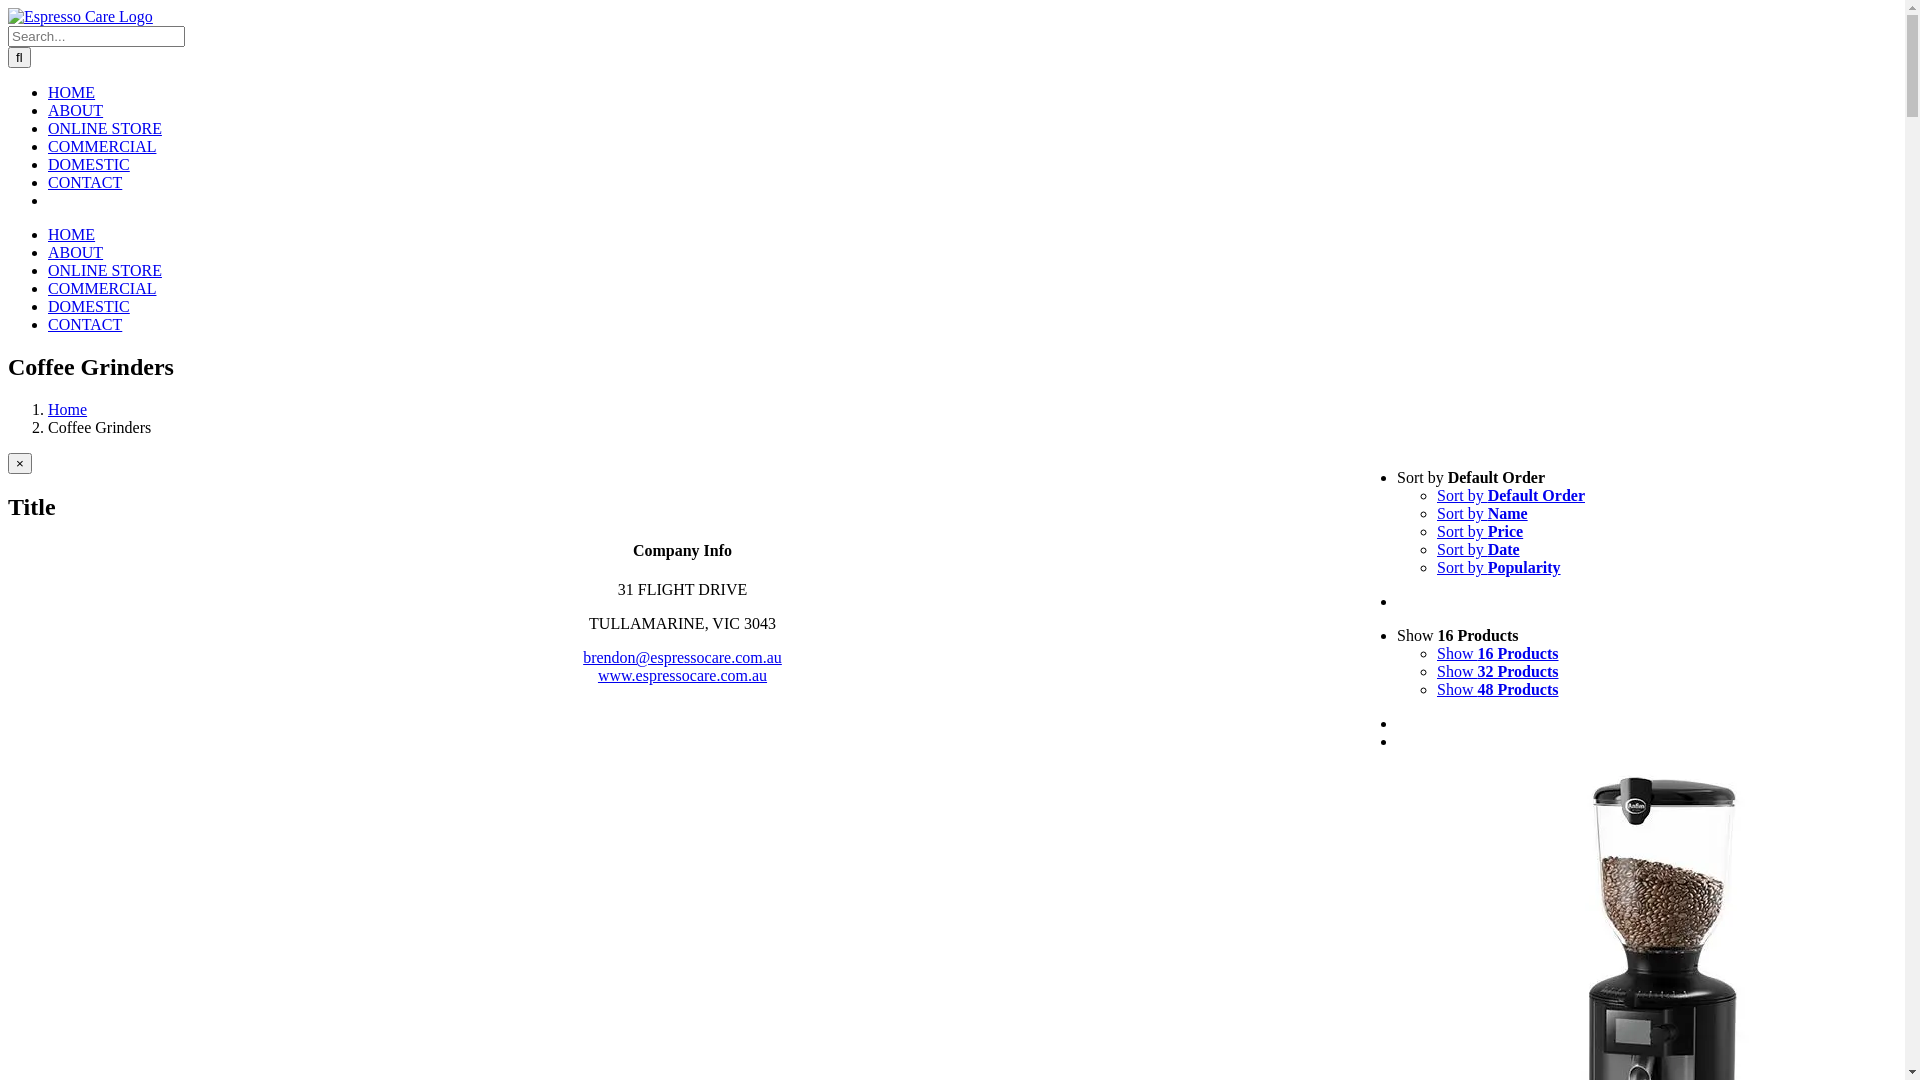 This screenshot has height=1080, width=1920. What do you see at coordinates (48, 92) in the screenshot?
I see `'HOME'` at bounding box center [48, 92].